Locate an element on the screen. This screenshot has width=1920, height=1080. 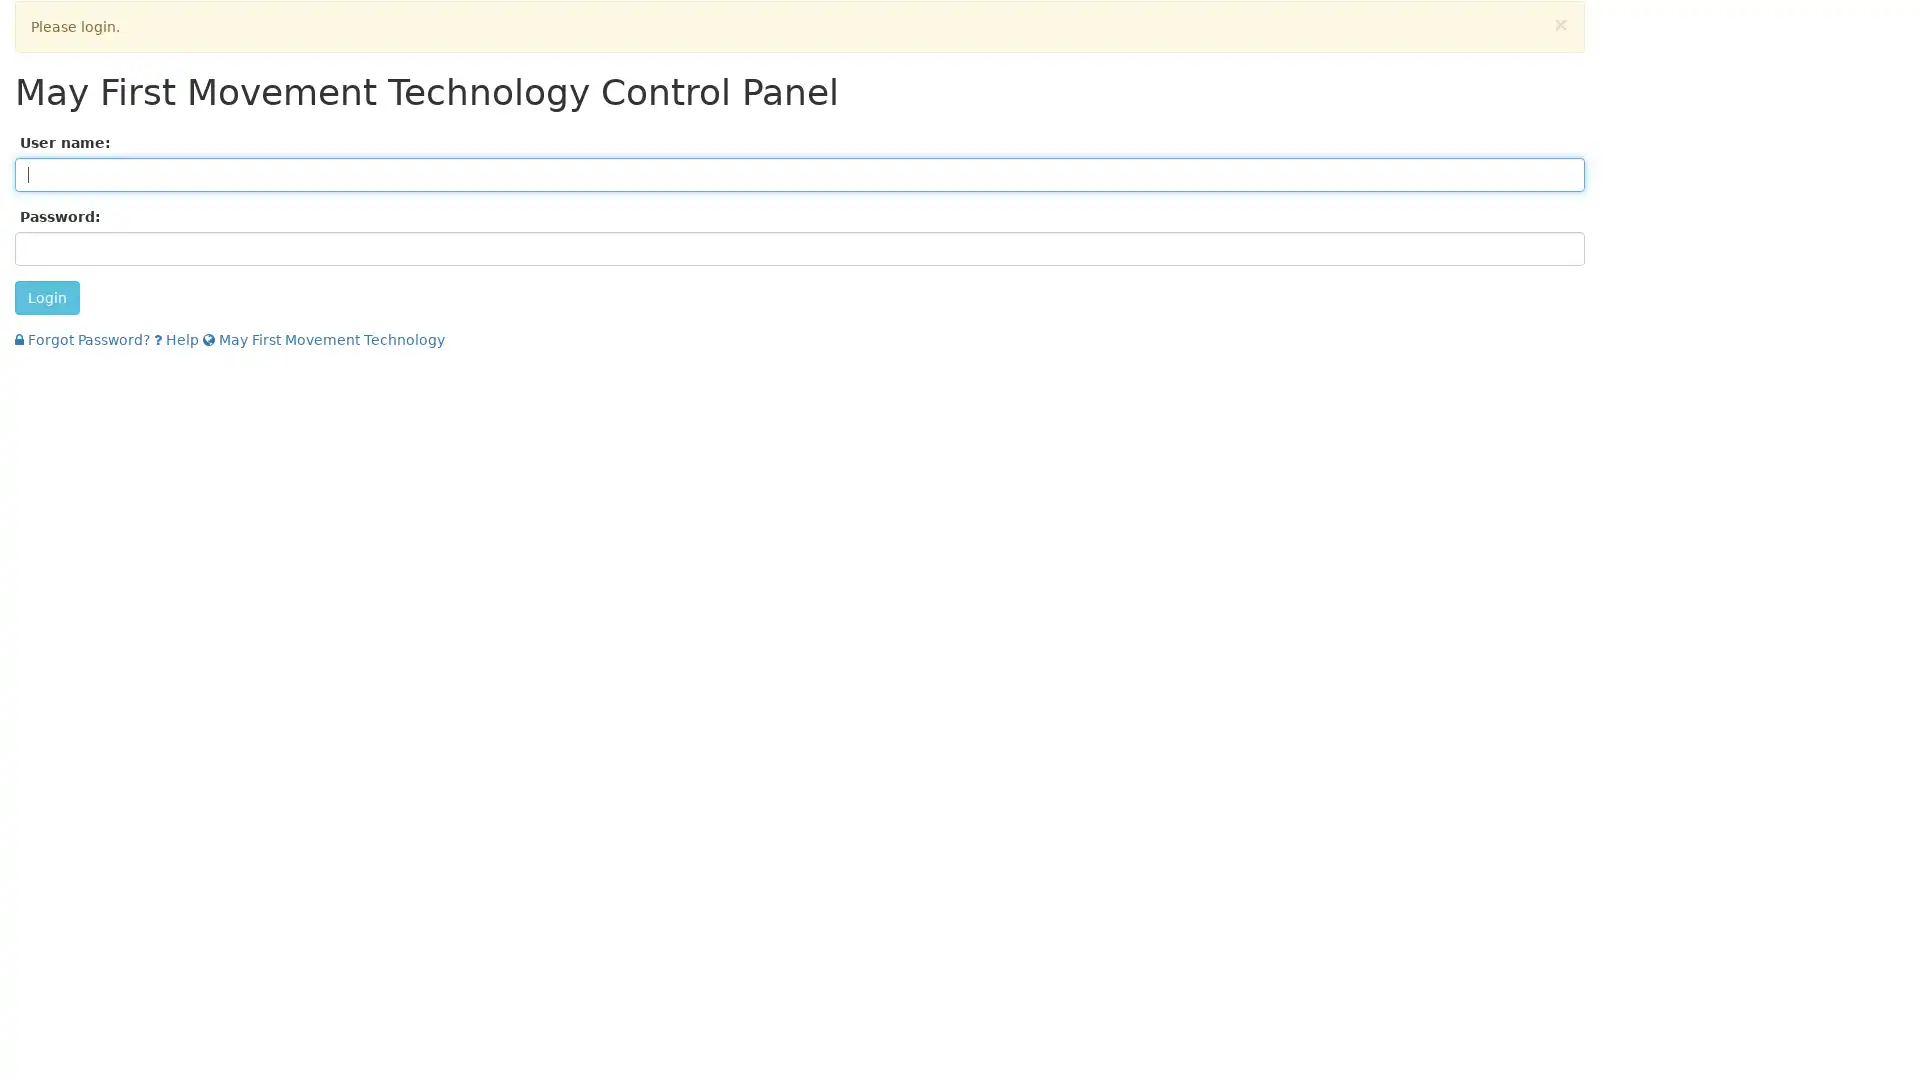
Login is located at coordinates (47, 297).